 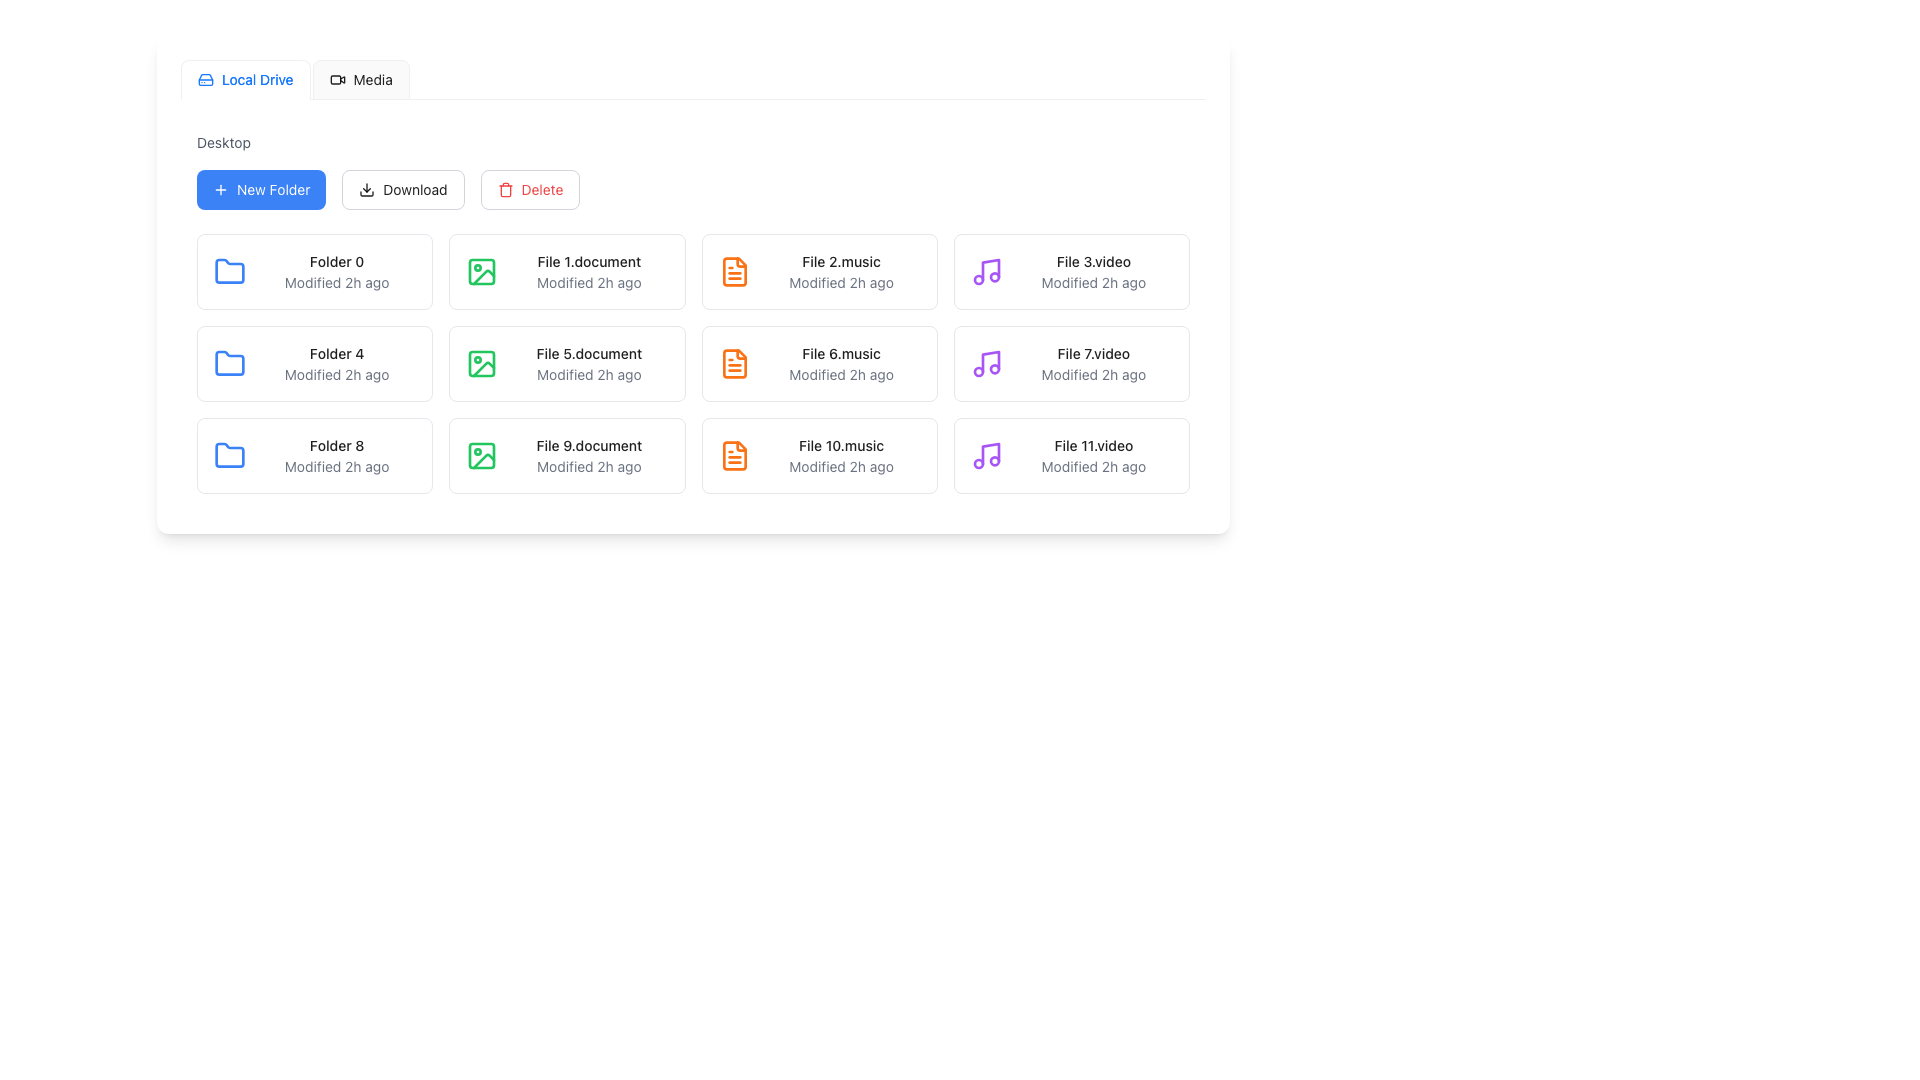 I want to click on on the 'Folder 8' item located in the second column under the 'Desktop' section of the grid layout, so click(x=314, y=455).